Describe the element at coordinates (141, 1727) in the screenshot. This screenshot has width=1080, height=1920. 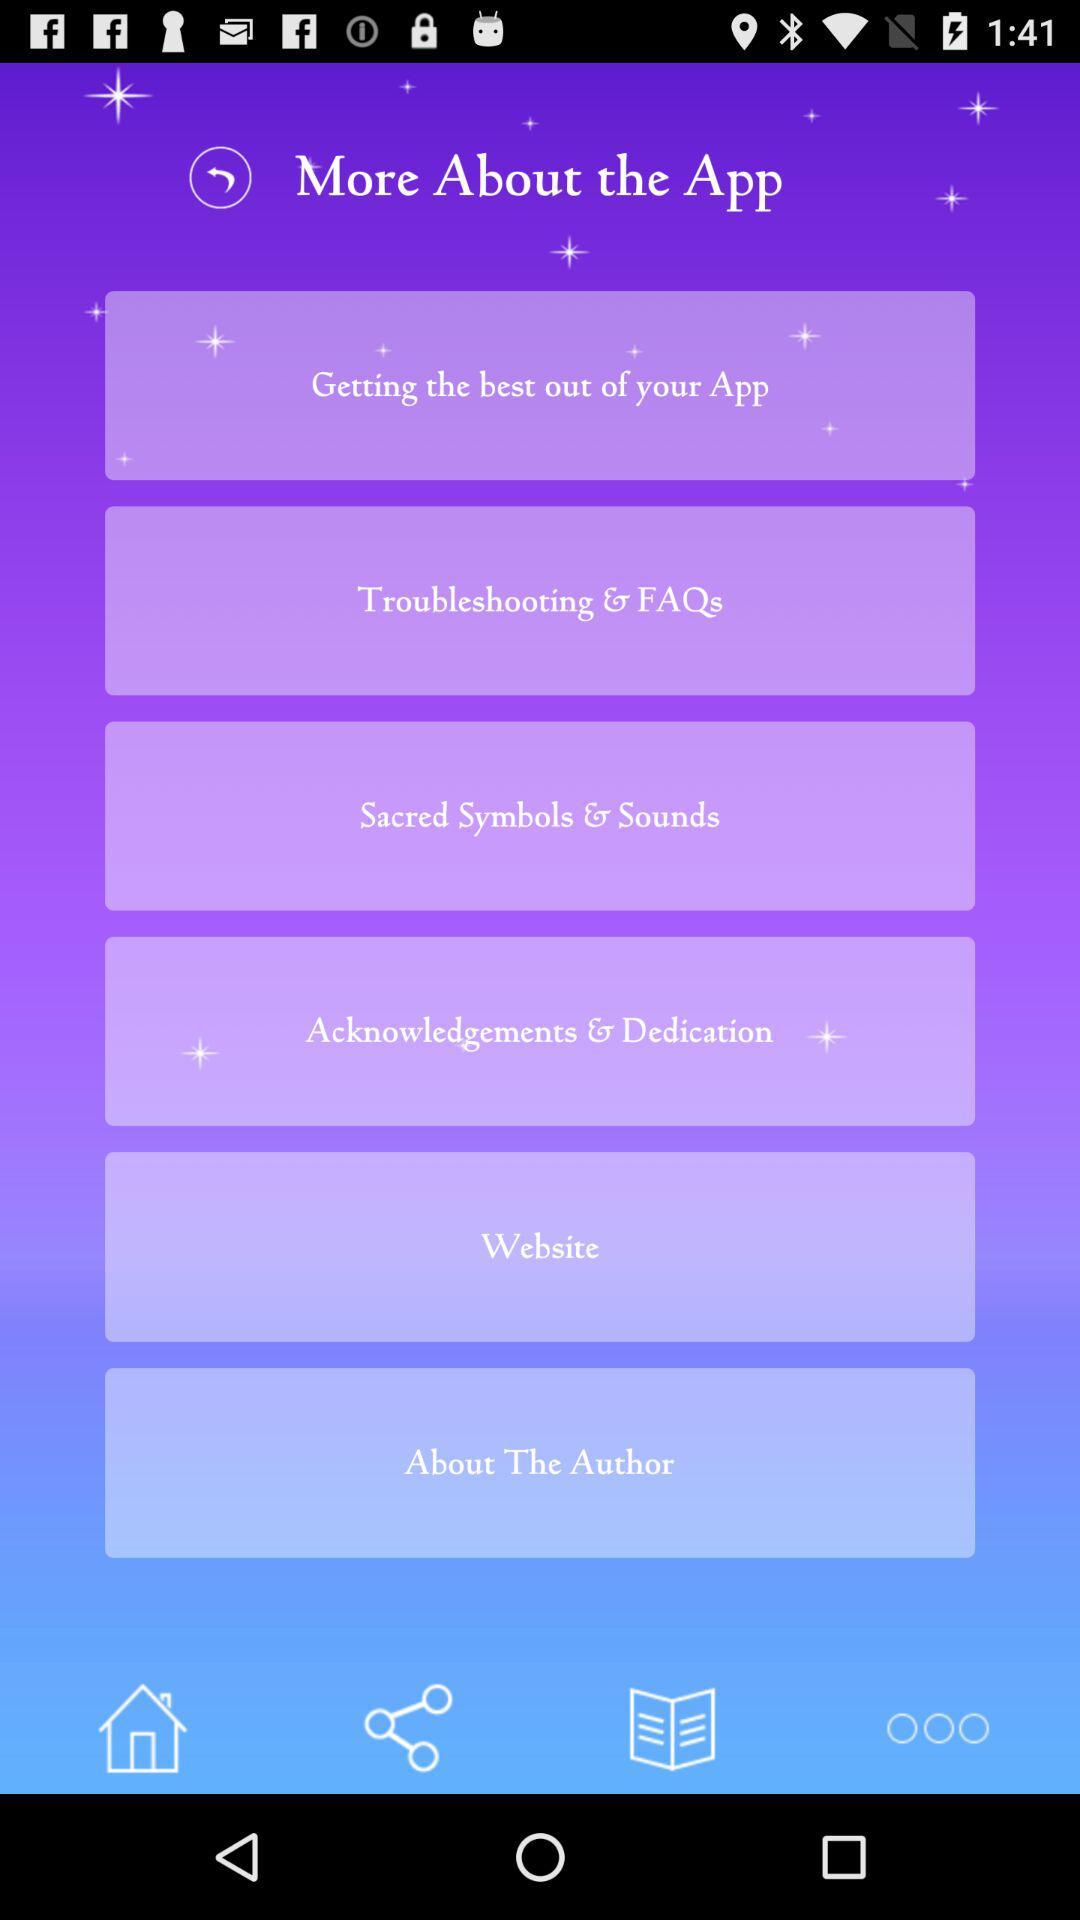
I see `home page` at that location.